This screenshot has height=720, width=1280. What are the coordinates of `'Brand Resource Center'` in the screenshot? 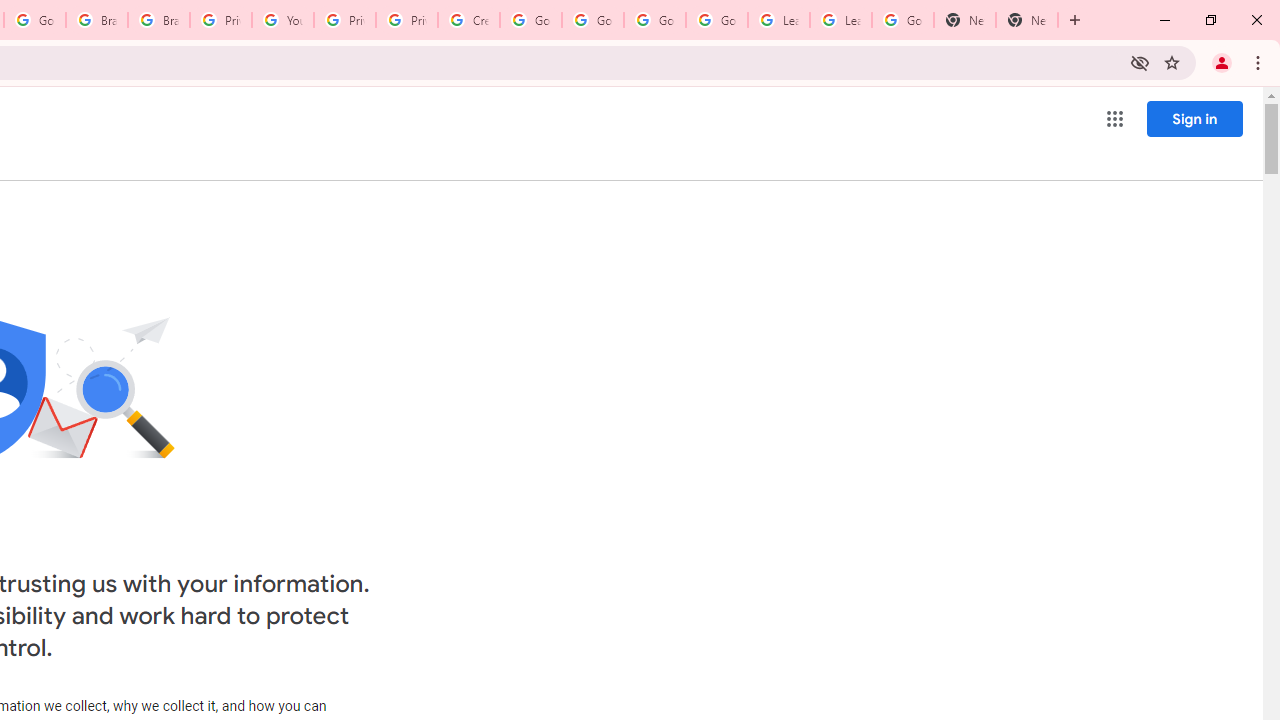 It's located at (96, 20).